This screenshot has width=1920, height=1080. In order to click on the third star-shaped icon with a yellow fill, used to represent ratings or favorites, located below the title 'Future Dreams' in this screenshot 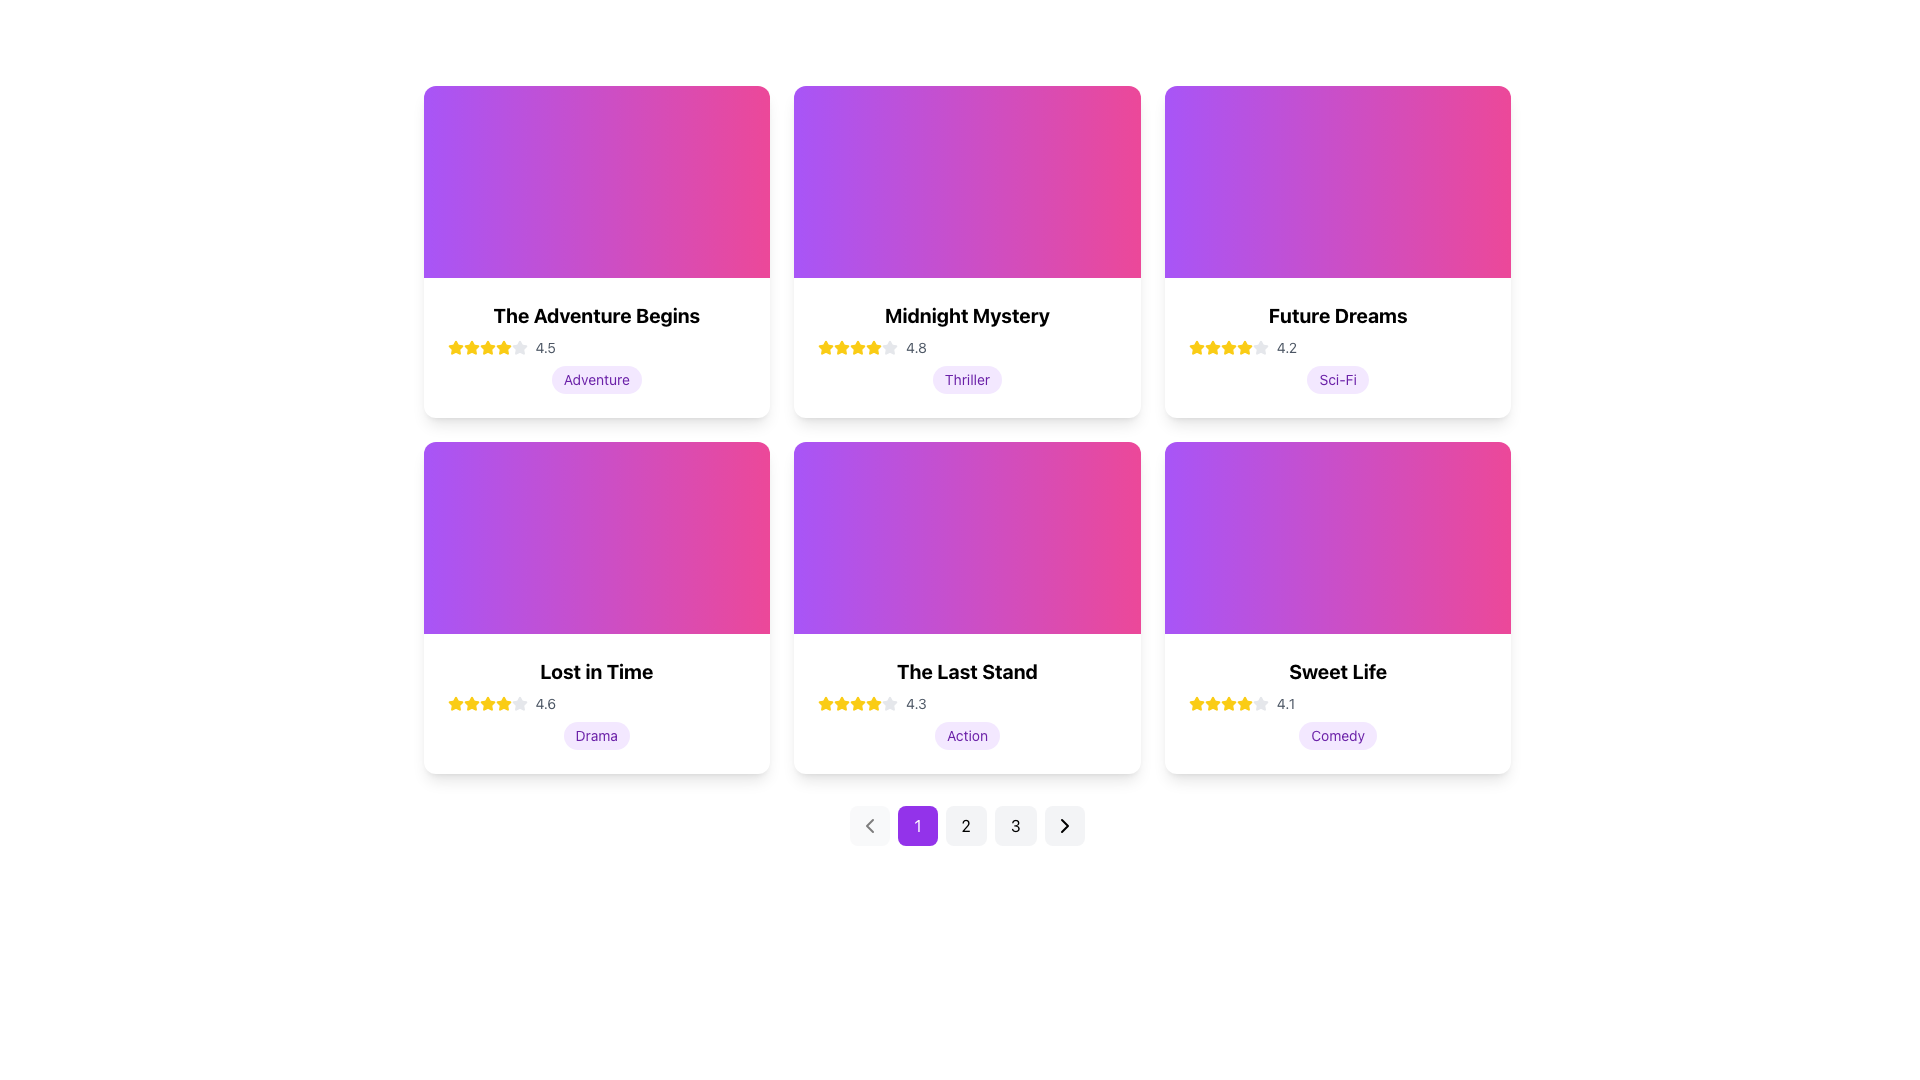, I will do `click(1243, 346)`.